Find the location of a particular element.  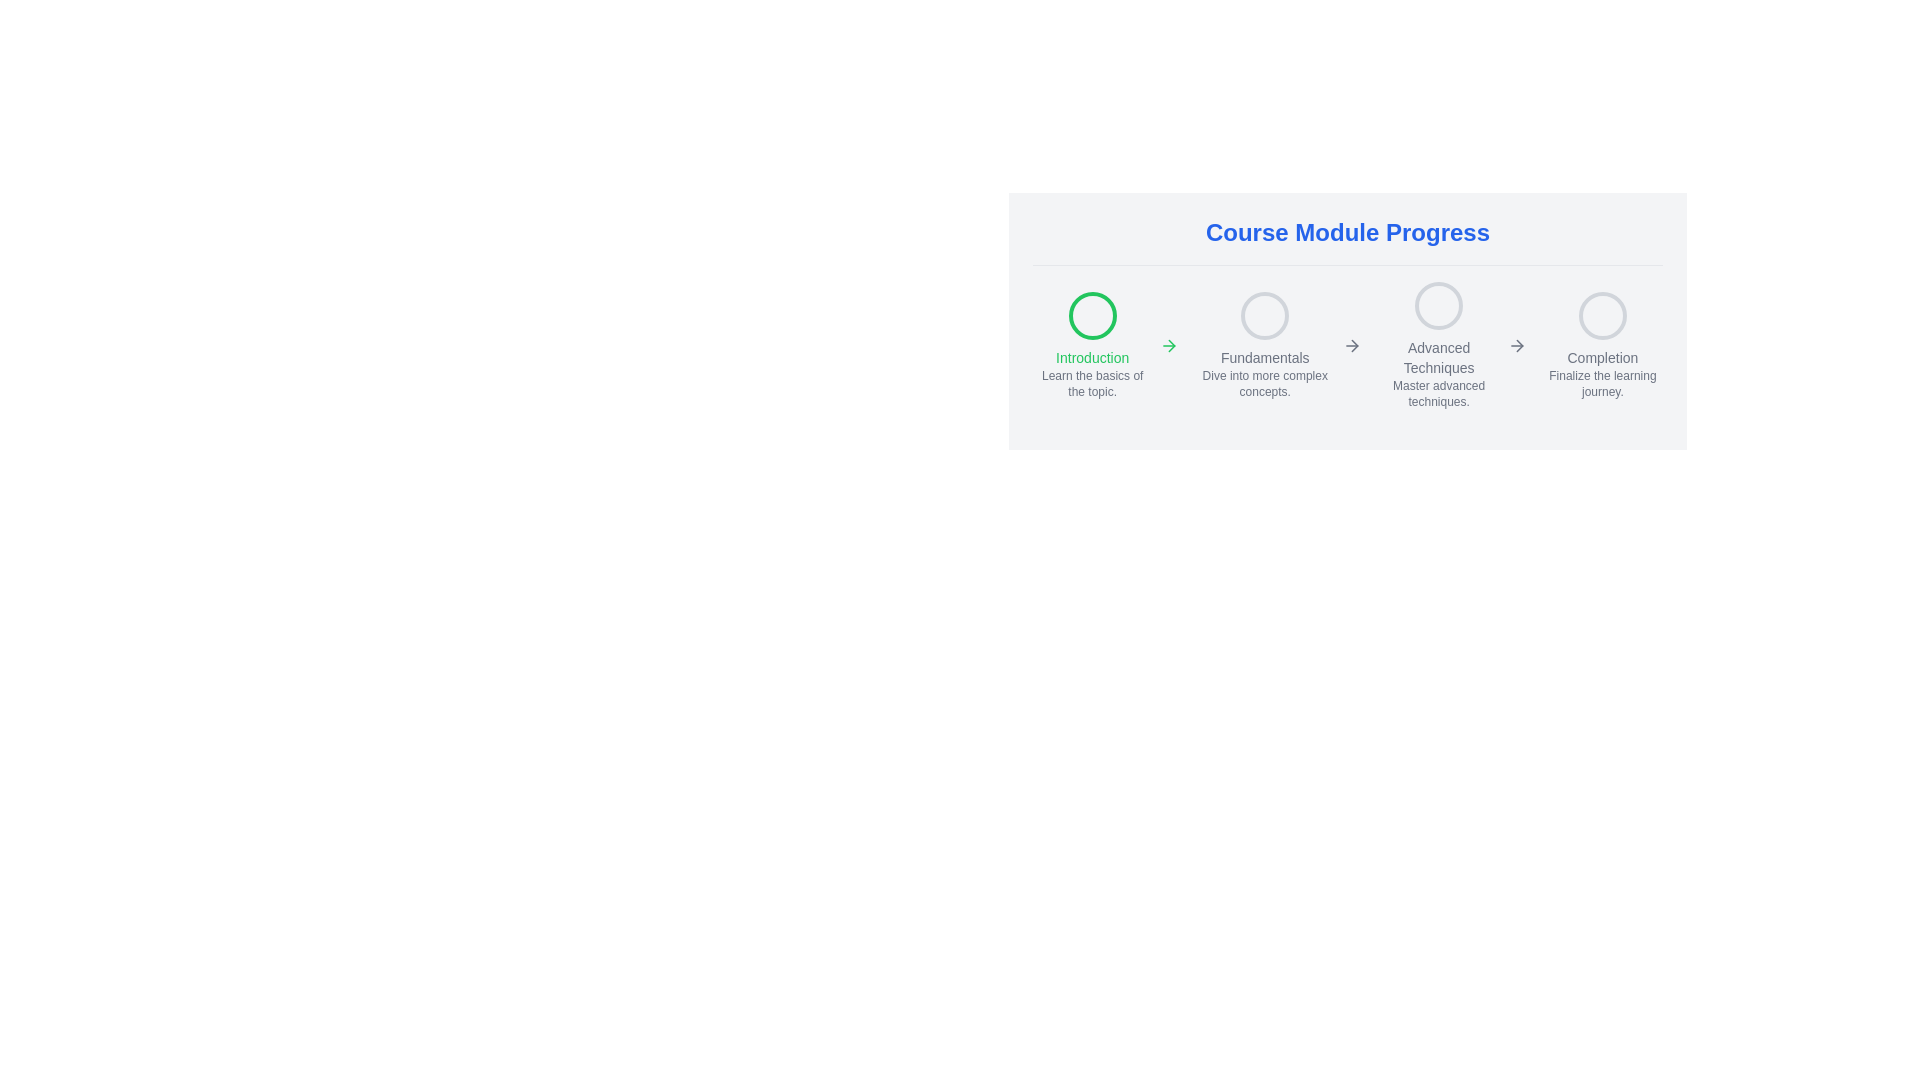

the first step of the multi-step course module progress indicator, which provides an informational cue for progression is located at coordinates (1091, 345).